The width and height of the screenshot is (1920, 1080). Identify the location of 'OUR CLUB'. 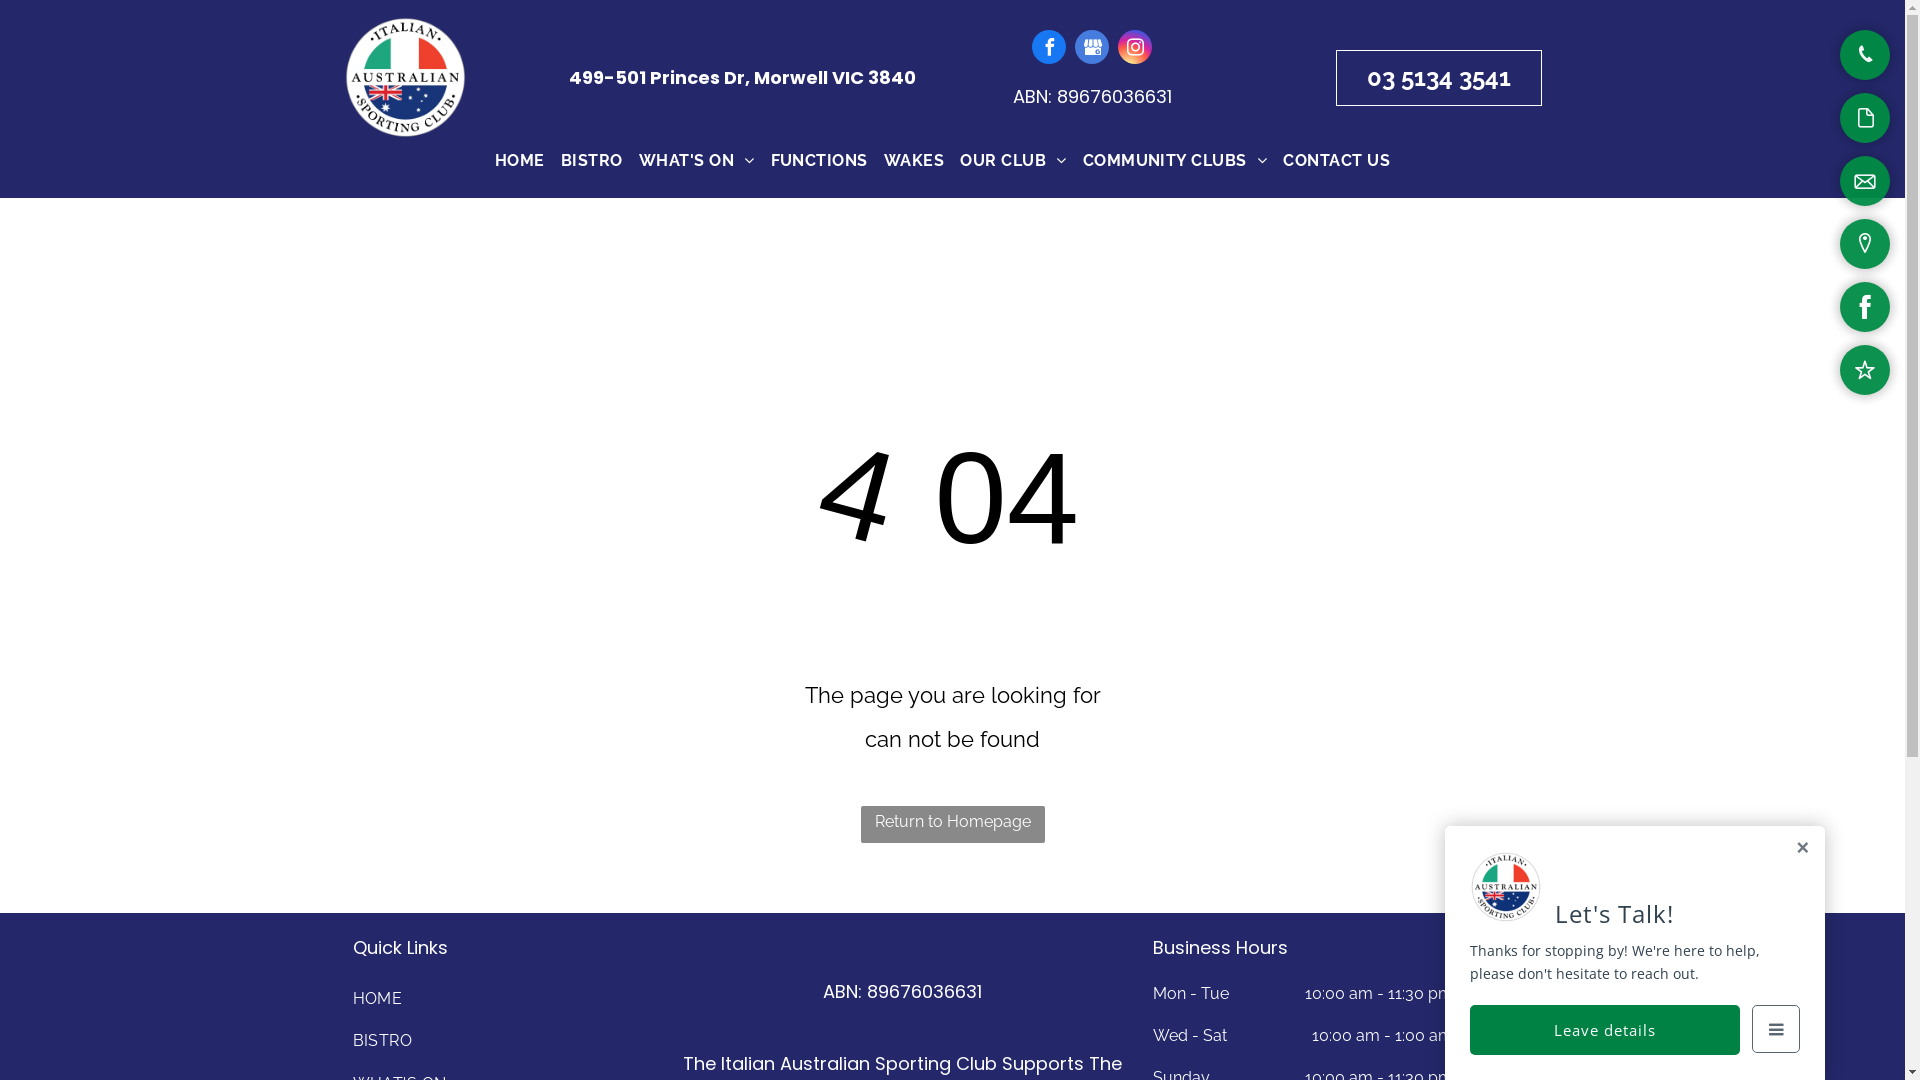
(950, 160).